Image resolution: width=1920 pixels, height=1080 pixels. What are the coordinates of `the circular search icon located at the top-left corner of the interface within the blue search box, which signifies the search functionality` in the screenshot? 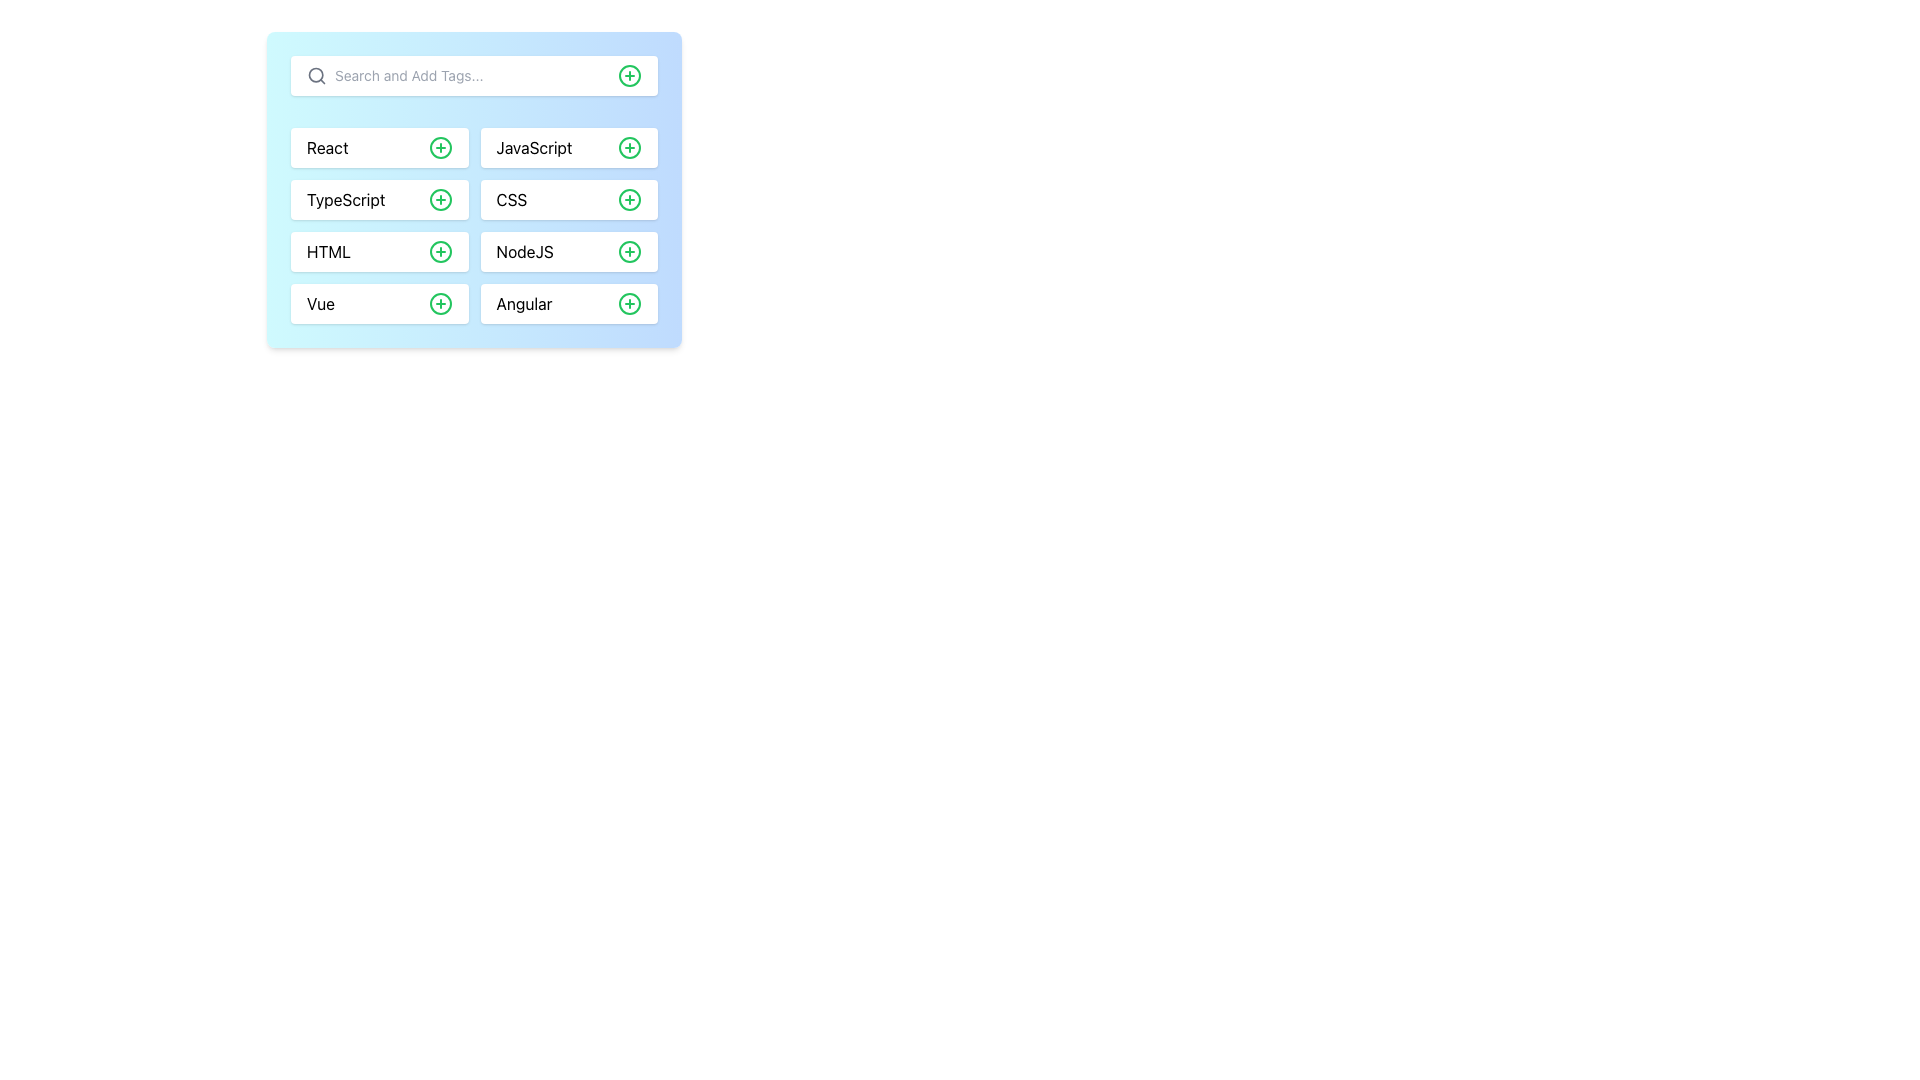 It's located at (315, 74).